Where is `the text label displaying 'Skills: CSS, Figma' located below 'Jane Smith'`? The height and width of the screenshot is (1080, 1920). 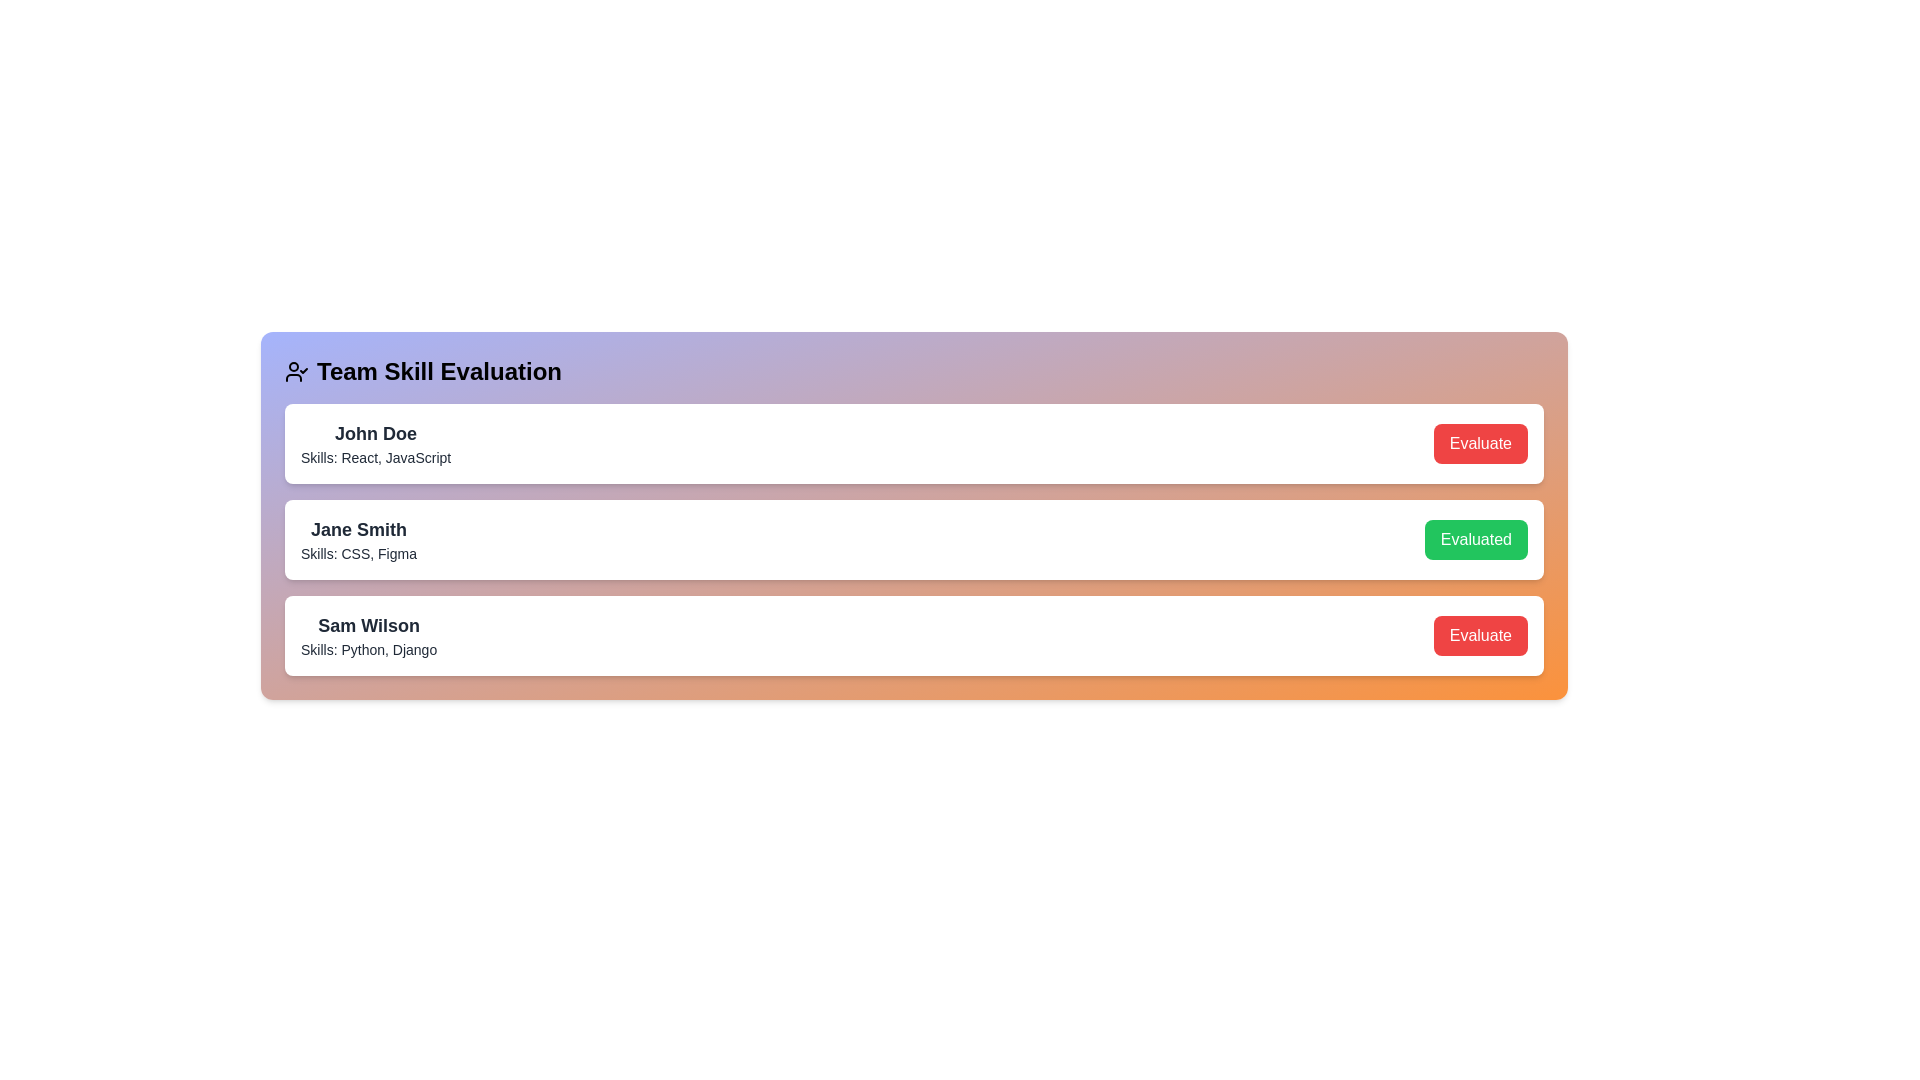 the text label displaying 'Skills: CSS, Figma' located below 'Jane Smith' is located at coordinates (359, 554).